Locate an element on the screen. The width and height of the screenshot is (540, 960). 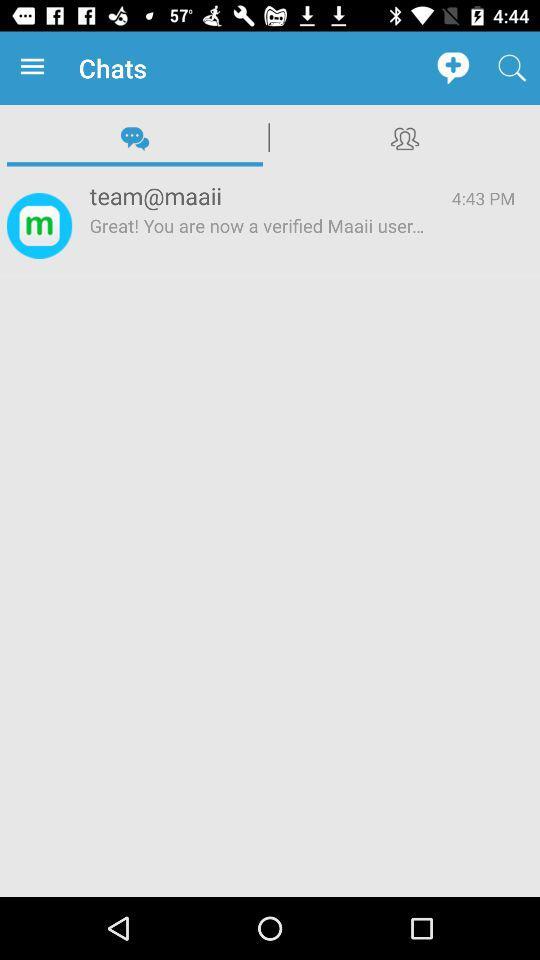
icon to the right of the chats is located at coordinates (453, 68).